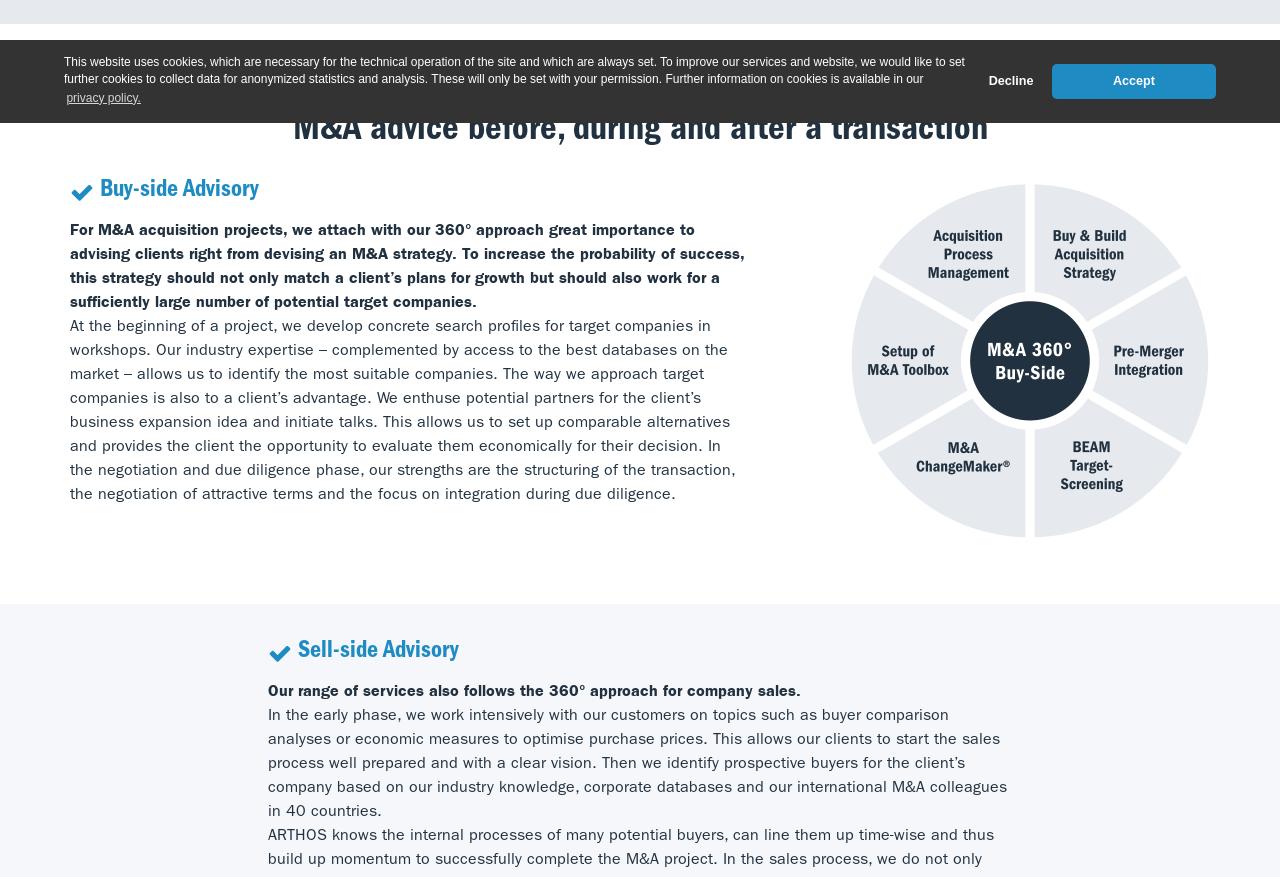 This screenshot has width=1280, height=877. Describe the element at coordinates (1010, 79) in the screenshot. I see `'Decline'` at that location.